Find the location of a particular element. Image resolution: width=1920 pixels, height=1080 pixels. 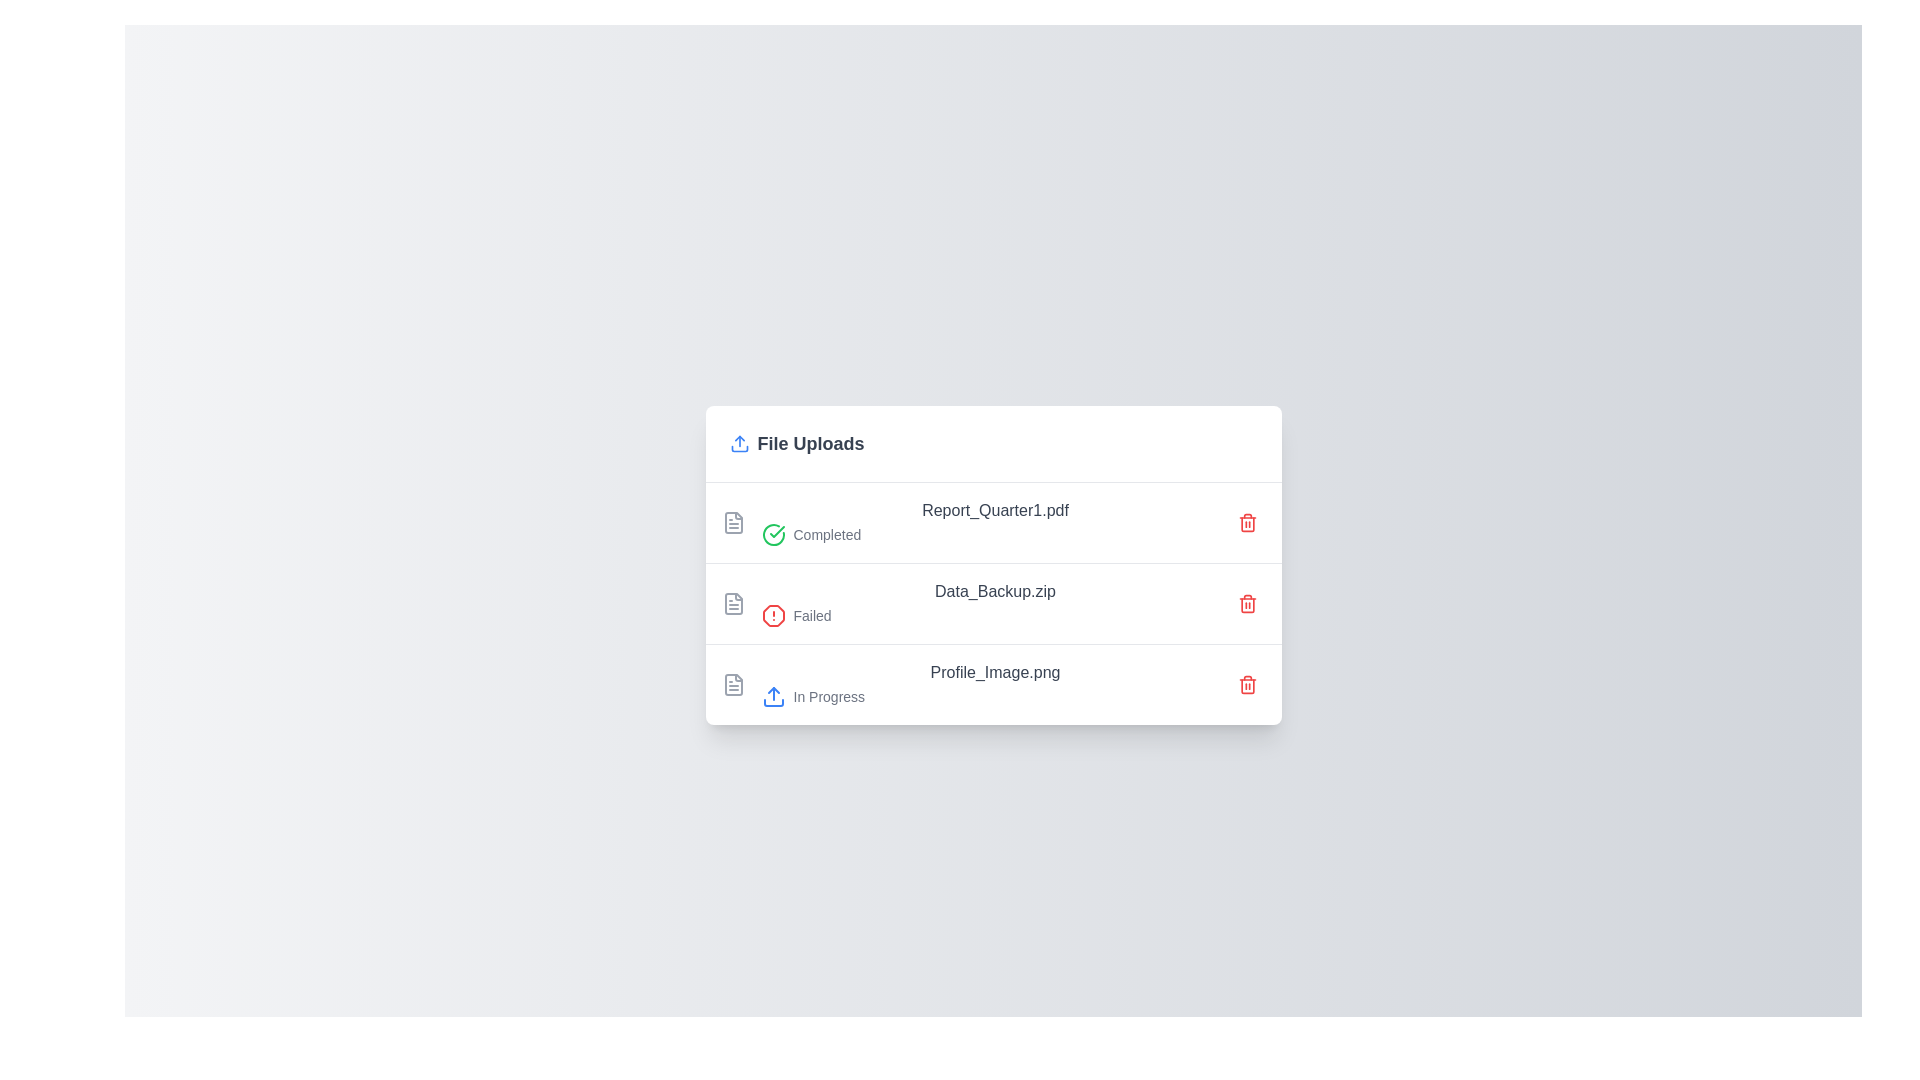

the trash icon button to the right of the file name 'Data_Backup.zip' and the status 'Failed' in the 'File Uploads' interface is located at coordinates (1246, 602).